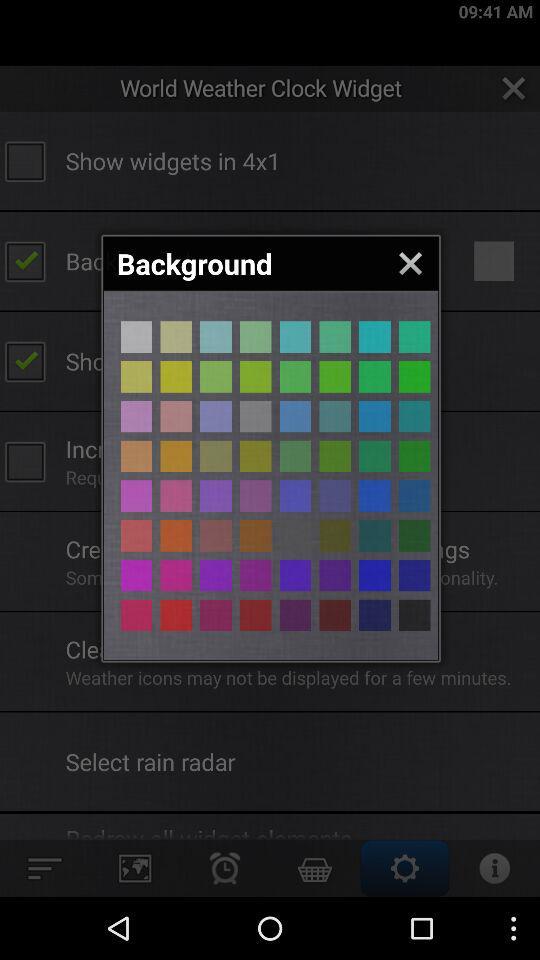  I want to click on choose a color, so click(255, 495).